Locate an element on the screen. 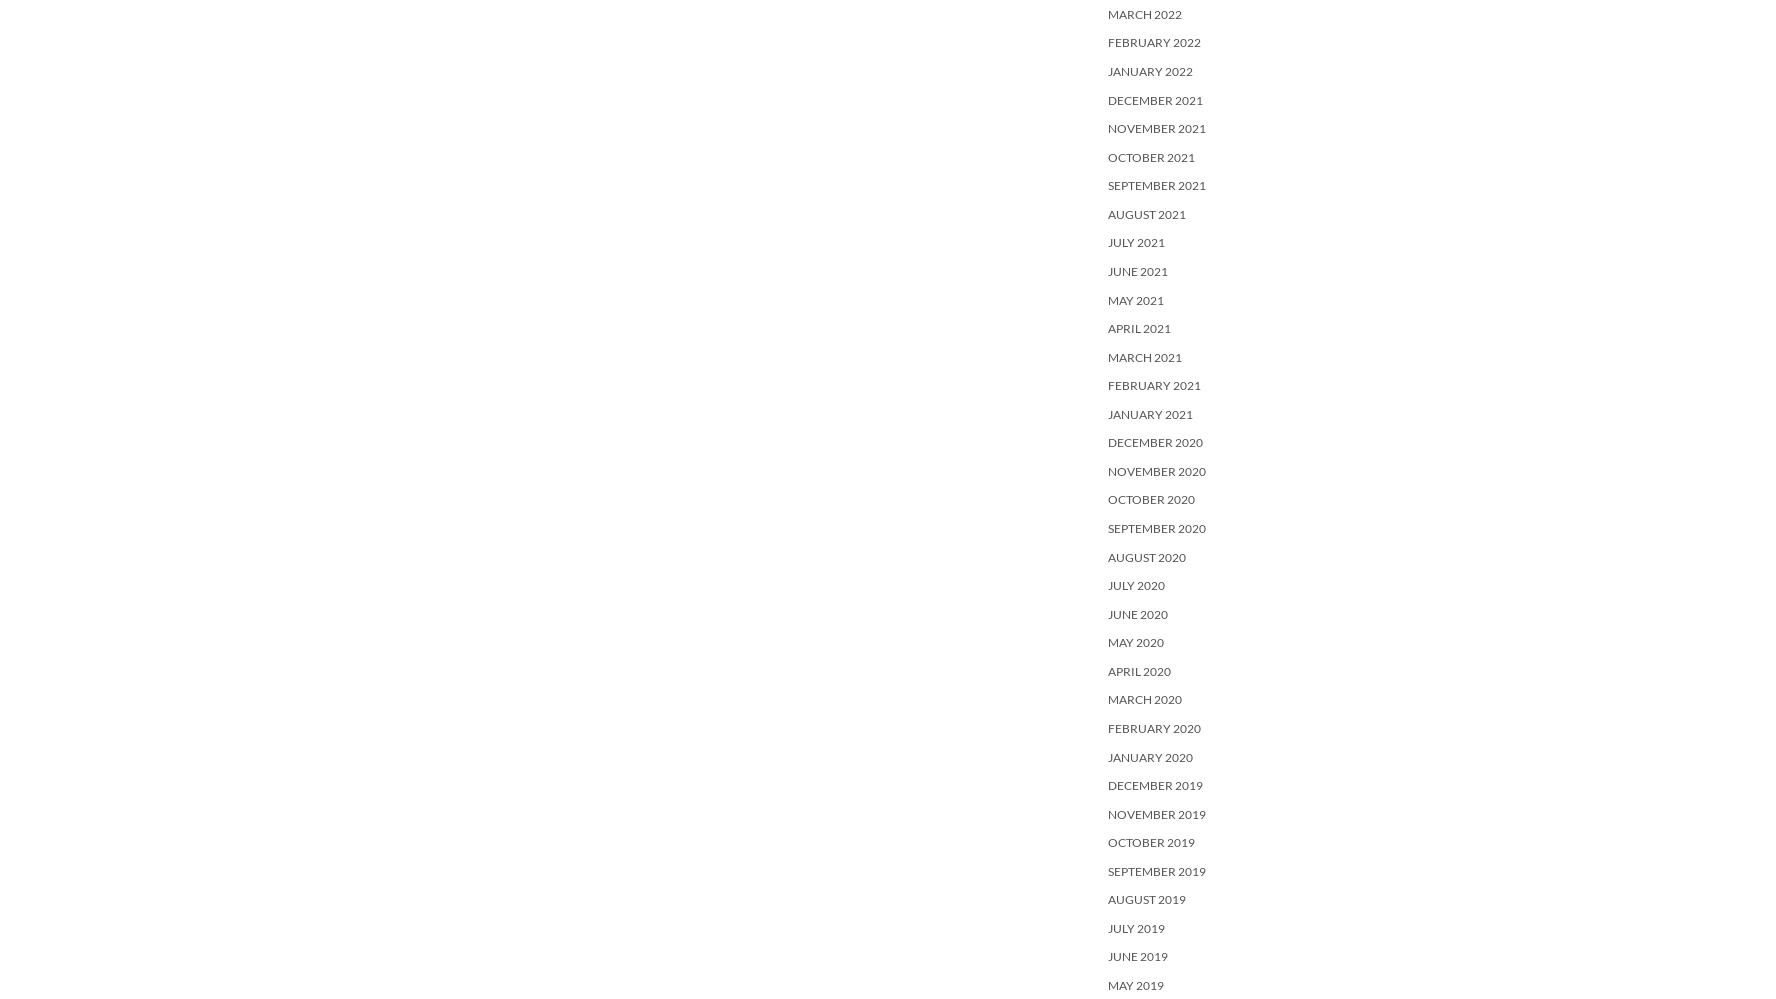 The height and width of the screenshot is (999, 1776). 'July 2019' is located at coordinates (1136, 927).